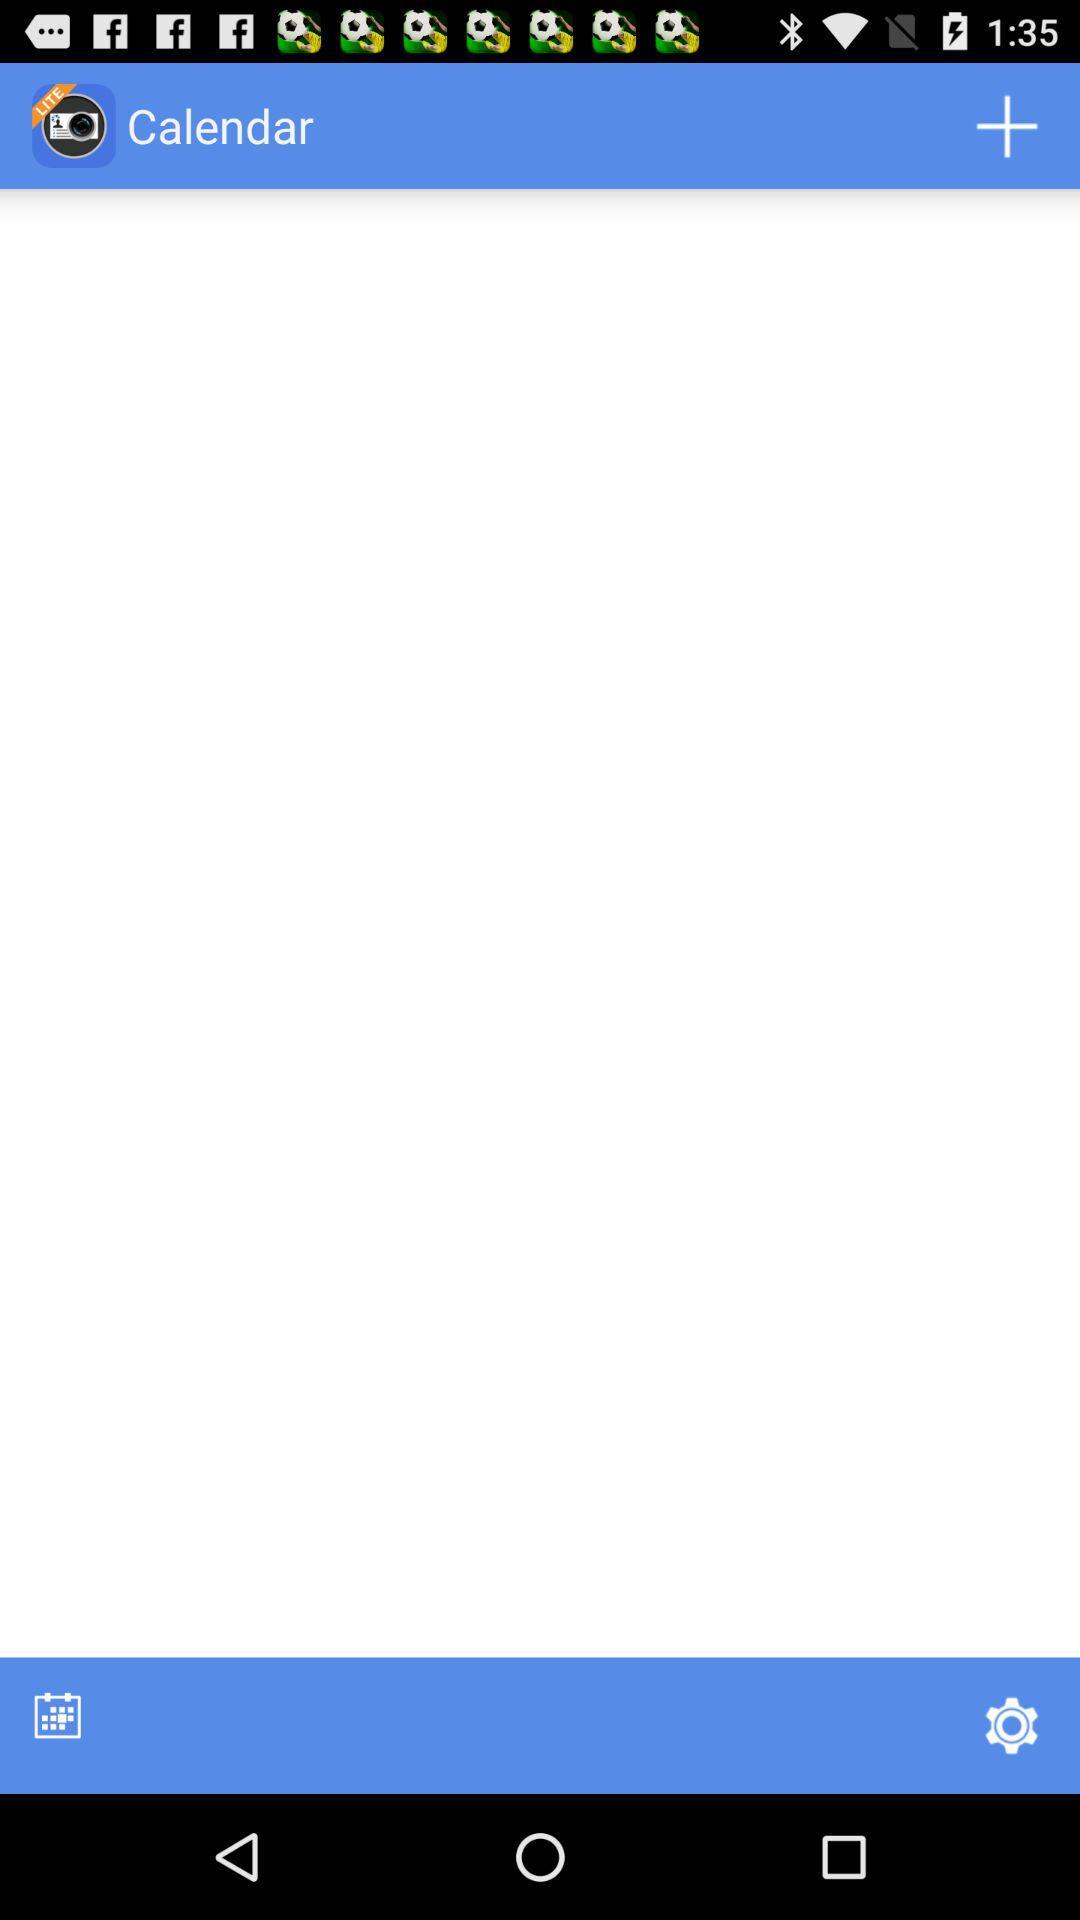  Describe the element at coordinates (1011, 1724) in the screenshot. I see `settings` at that location.